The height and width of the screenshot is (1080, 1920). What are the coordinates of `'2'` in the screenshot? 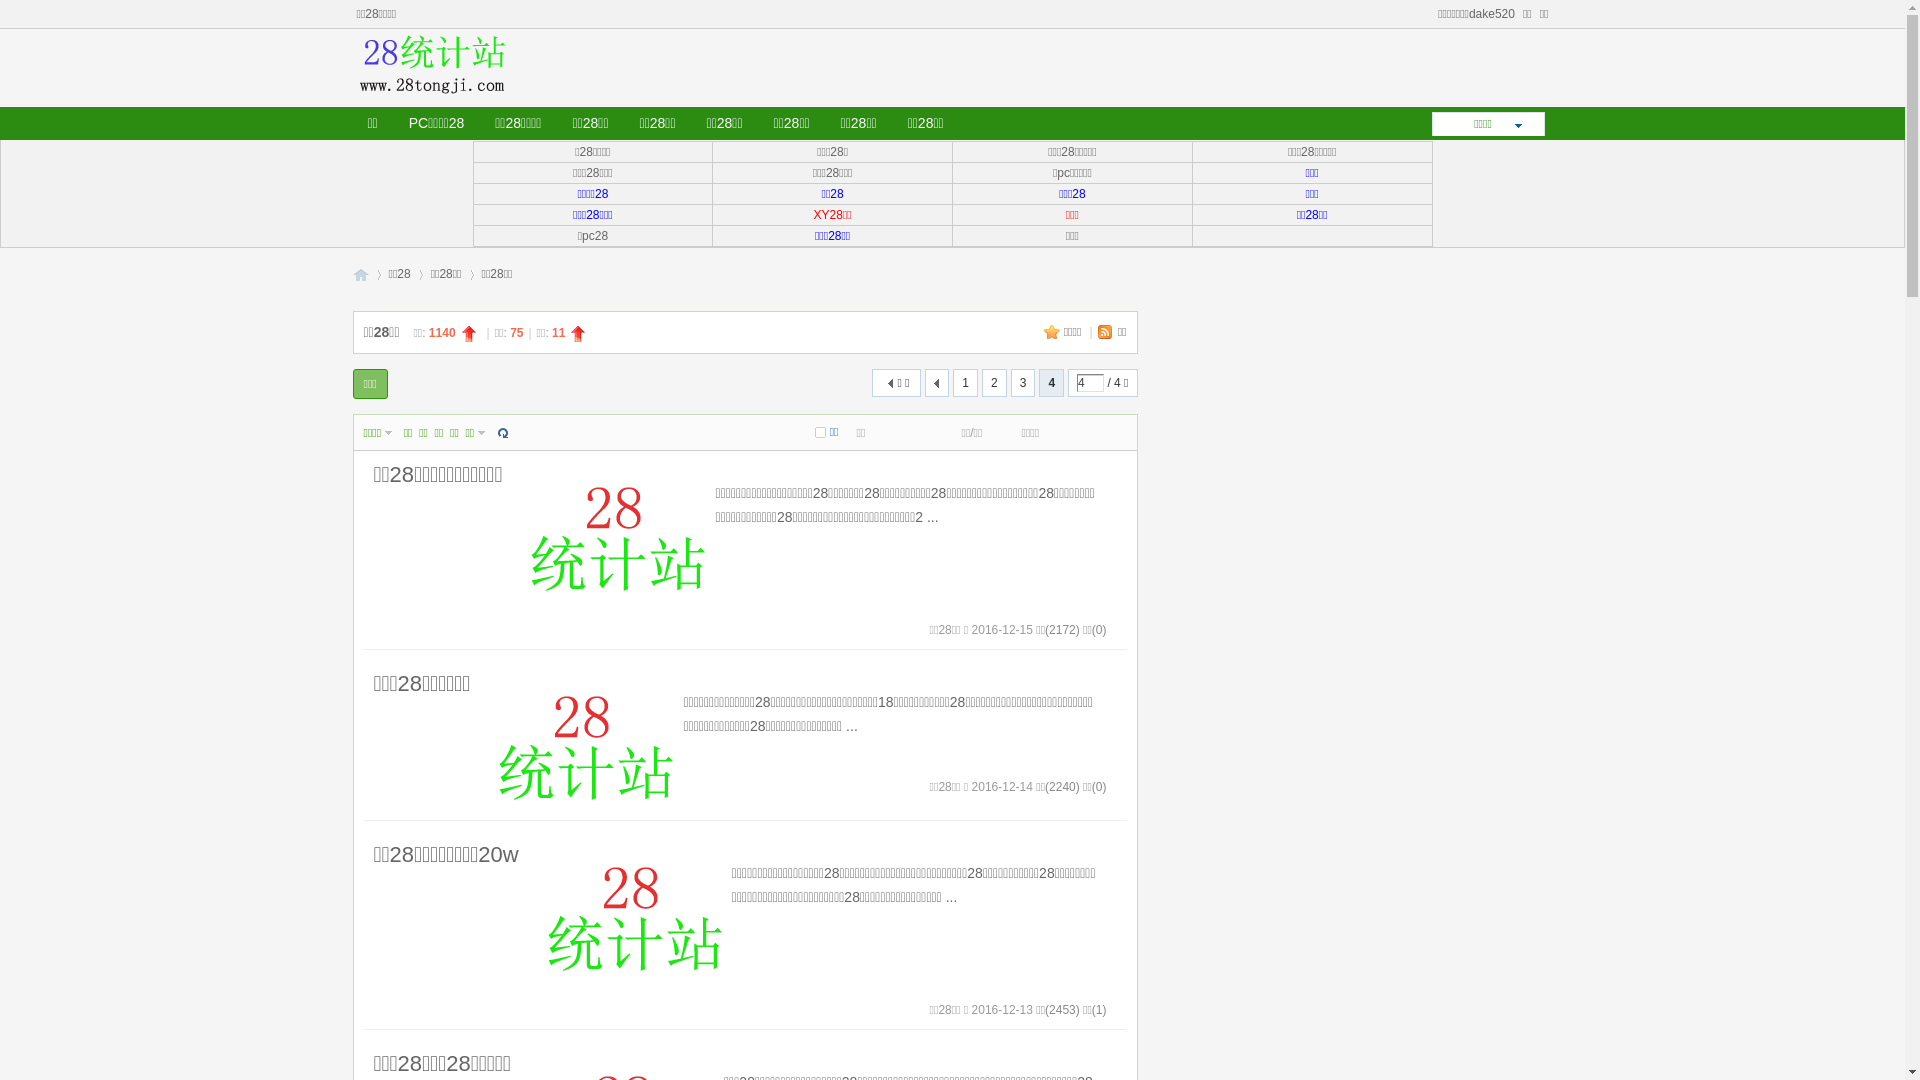 It's located at (982, 382).